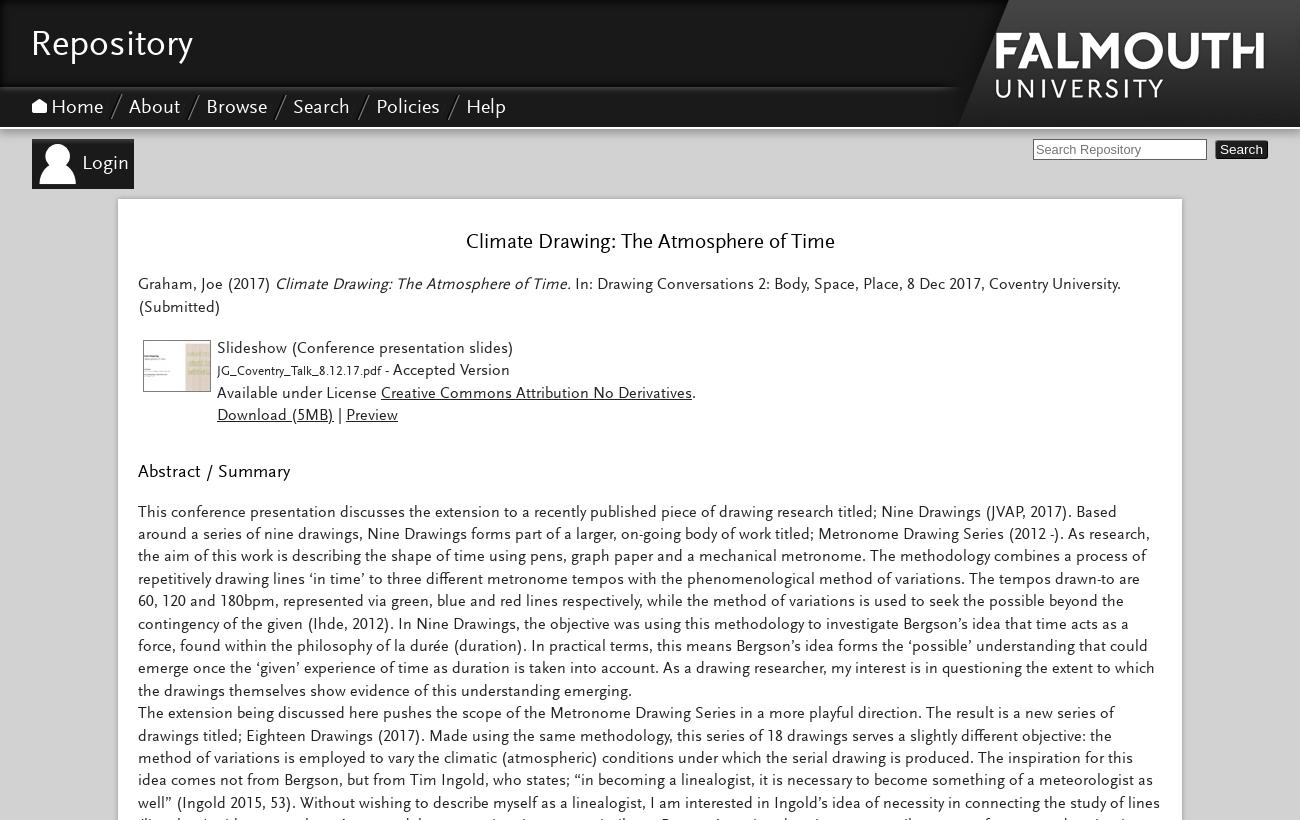 The height and width of the screenshot is (820, 1300). I want to click on 'JG_Coventry_Talk_8.12.17.pdf', so click(299, 372).